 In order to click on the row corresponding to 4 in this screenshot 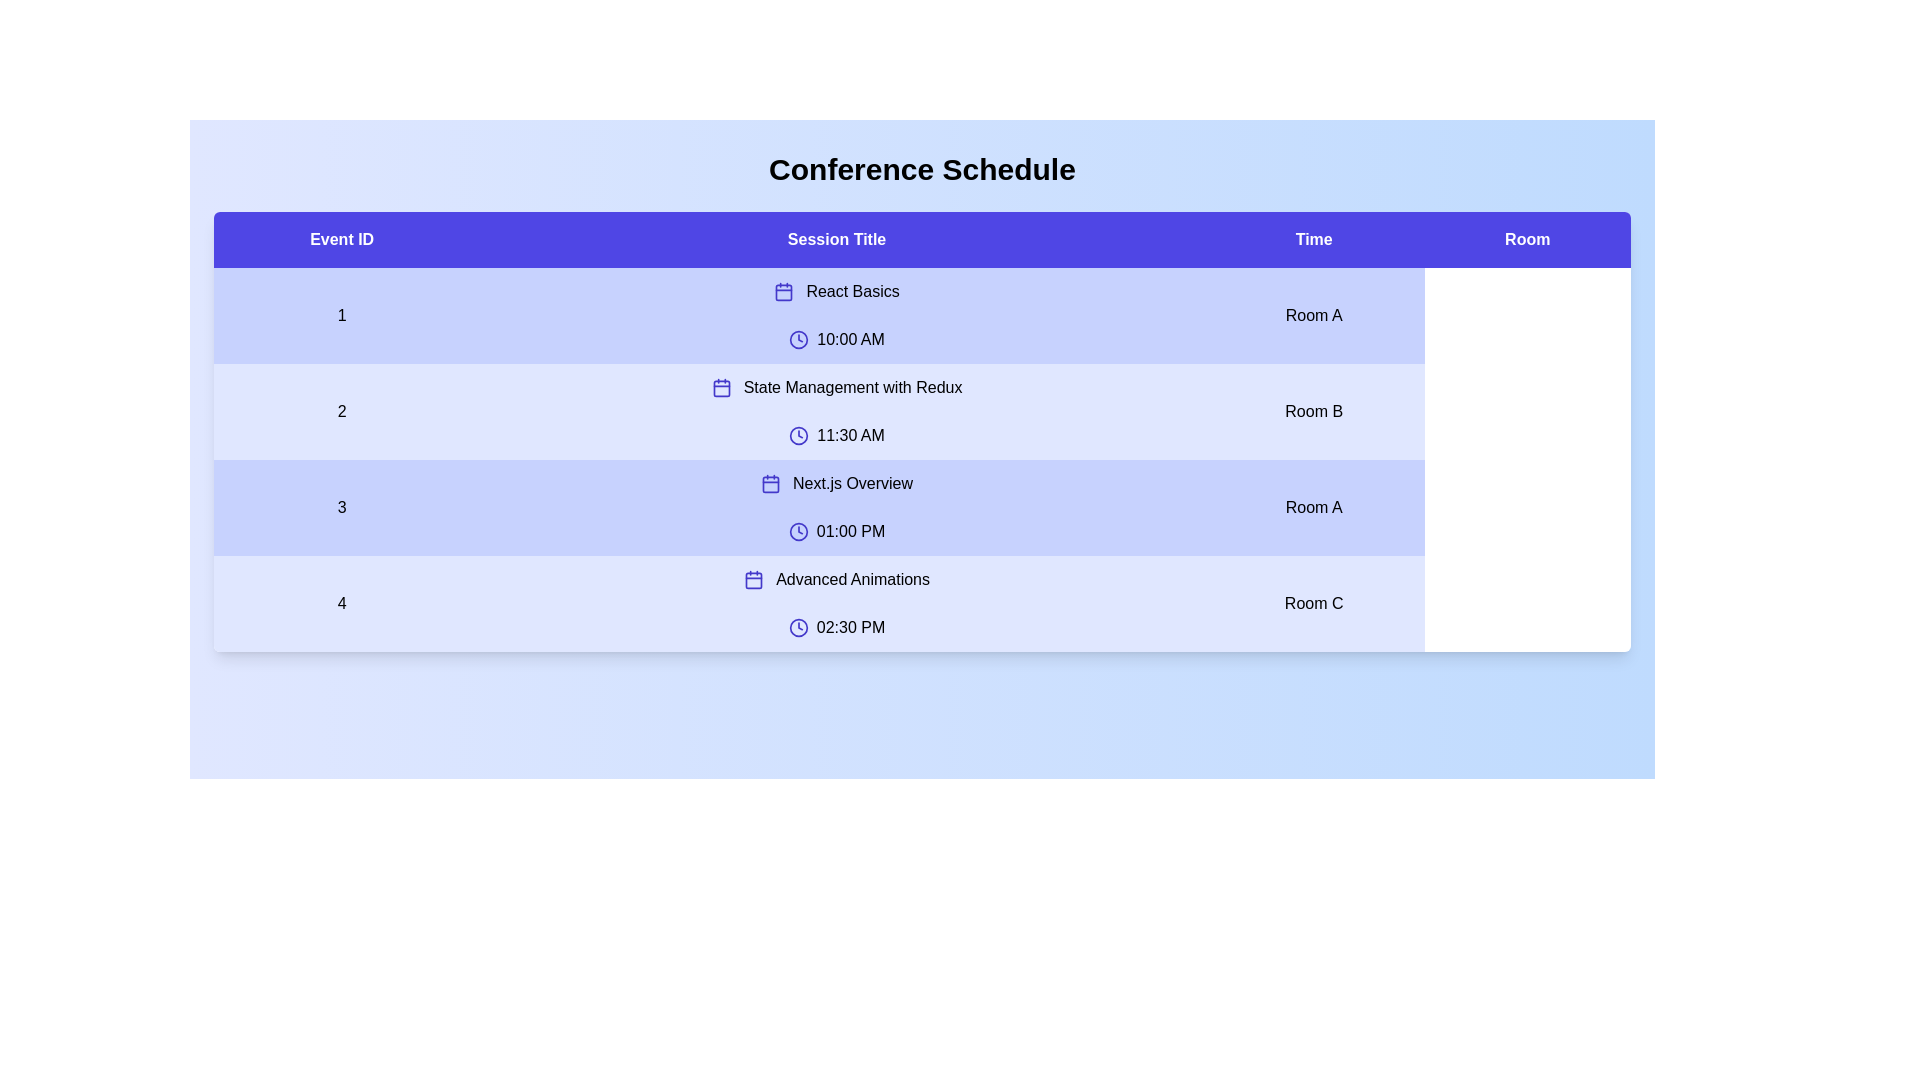, I will do `click(921, 603)`.